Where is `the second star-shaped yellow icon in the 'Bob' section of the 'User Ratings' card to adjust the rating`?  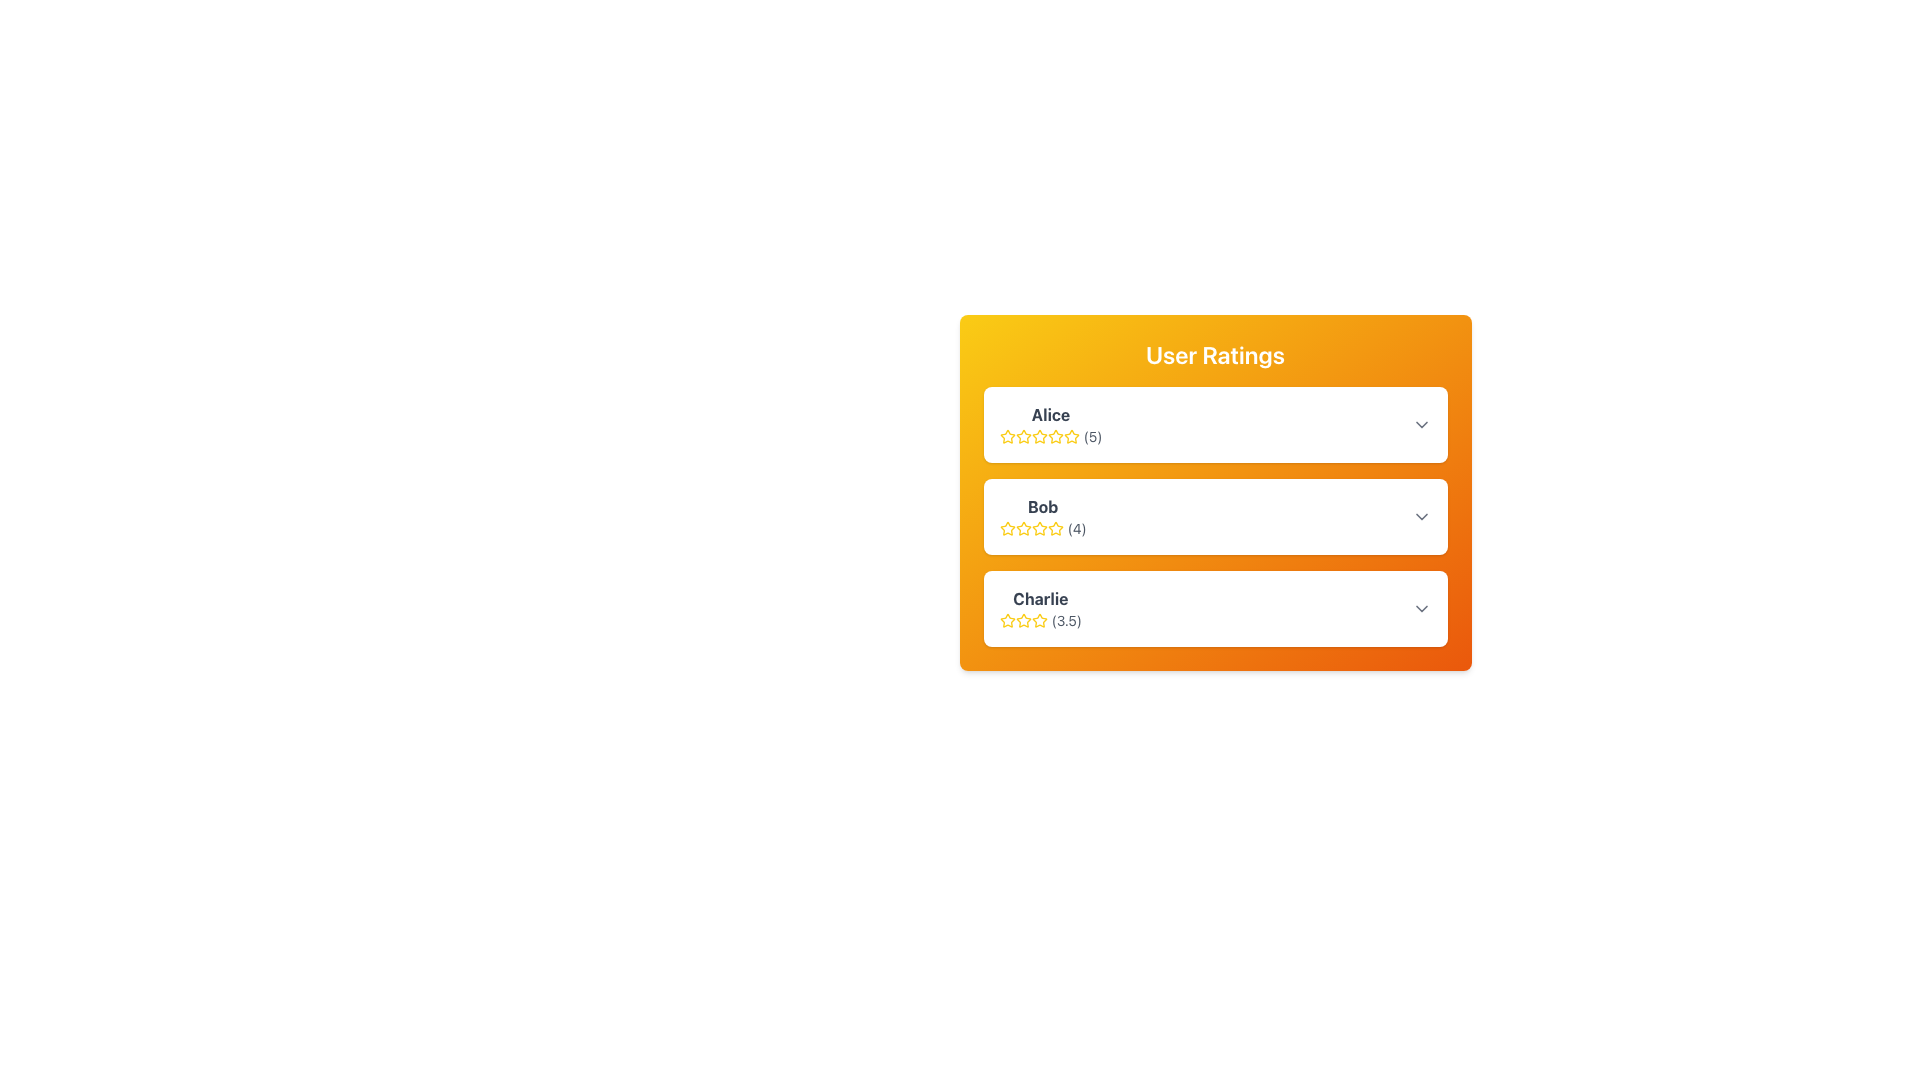 the second star-shaped yellow icon in the 'Bob' section of the 'User Ratings' card to adjust the rating is located at coordinates (1007, 527).